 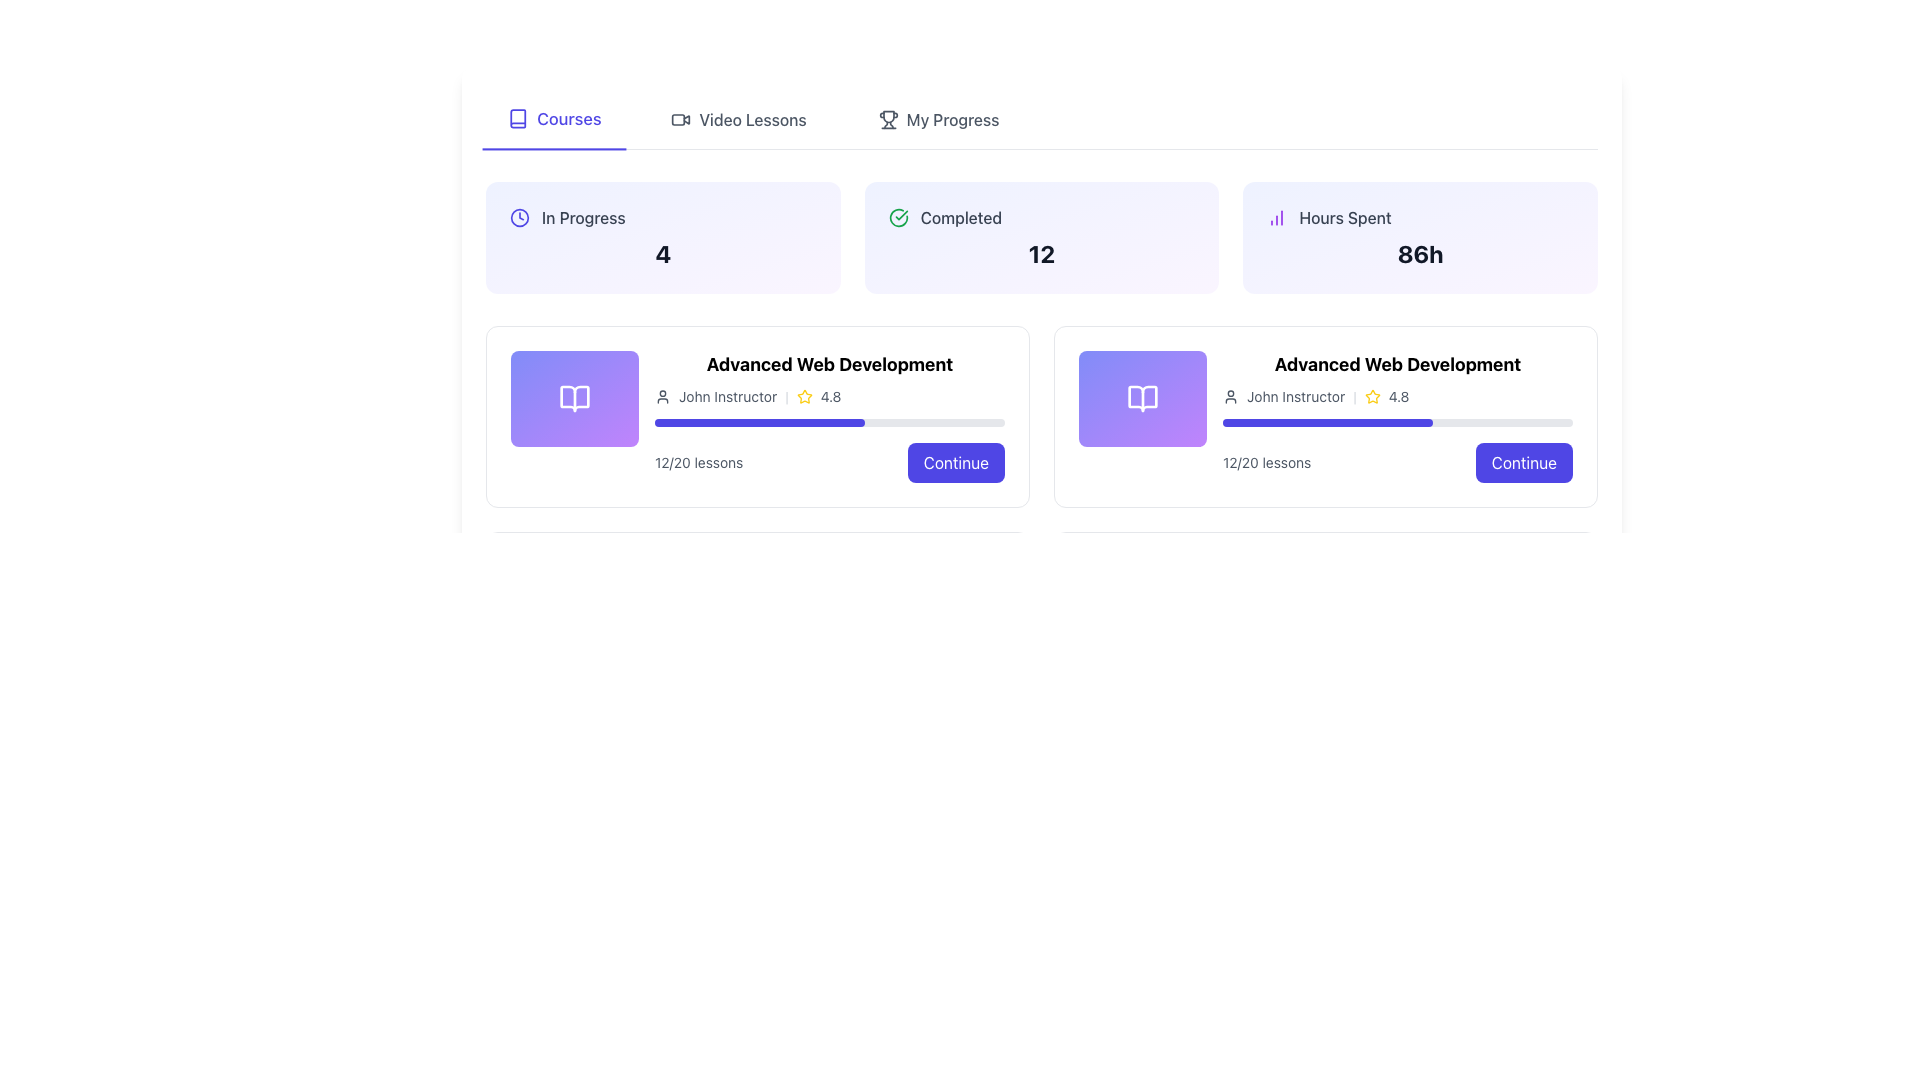 What do you see at coordinates (1522, 462) in the screenshot?
I see `the button located to the right of the '12/20 lessons' text label` at bounding box center [1522, 462].